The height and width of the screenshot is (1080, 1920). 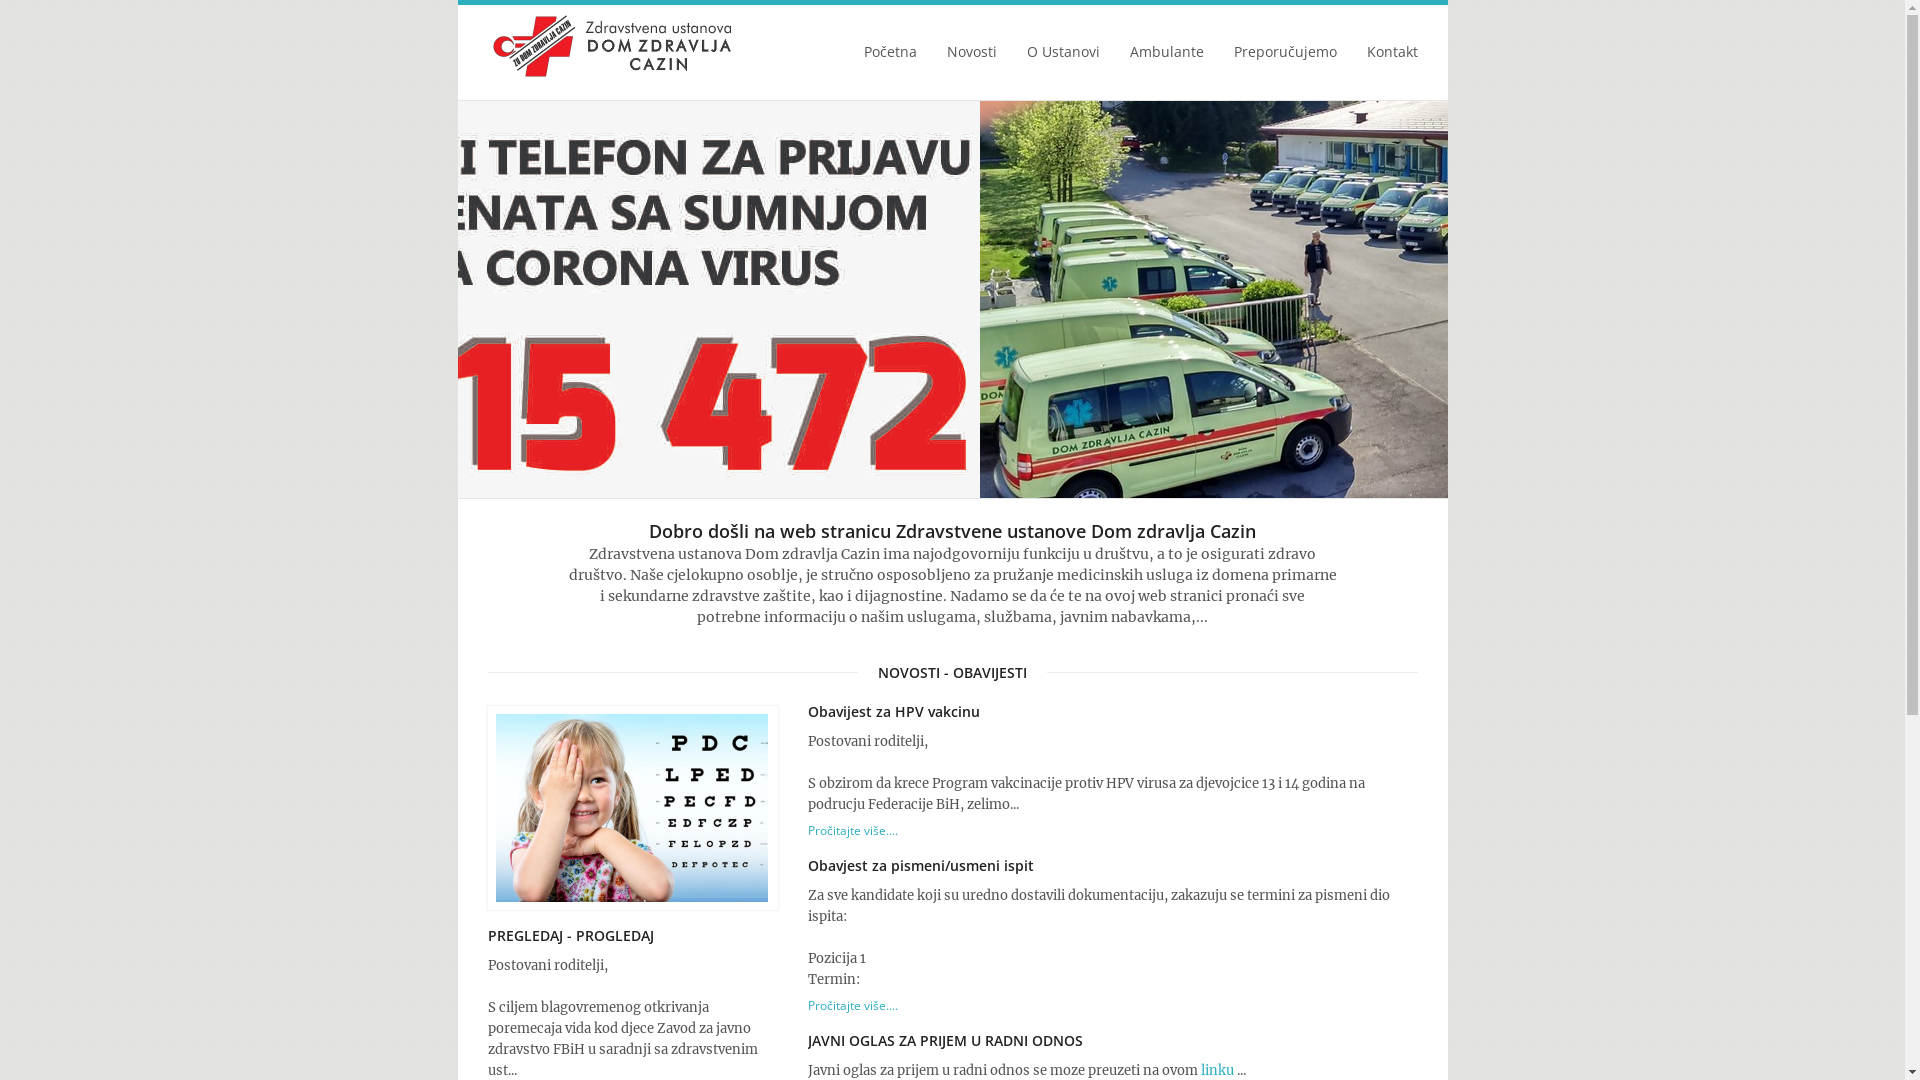 What do you see at coordinates (612, 45) in the screenshot?
I see `'ZU Dom zdravlja Cazin'` at bounding box center [612, 45].